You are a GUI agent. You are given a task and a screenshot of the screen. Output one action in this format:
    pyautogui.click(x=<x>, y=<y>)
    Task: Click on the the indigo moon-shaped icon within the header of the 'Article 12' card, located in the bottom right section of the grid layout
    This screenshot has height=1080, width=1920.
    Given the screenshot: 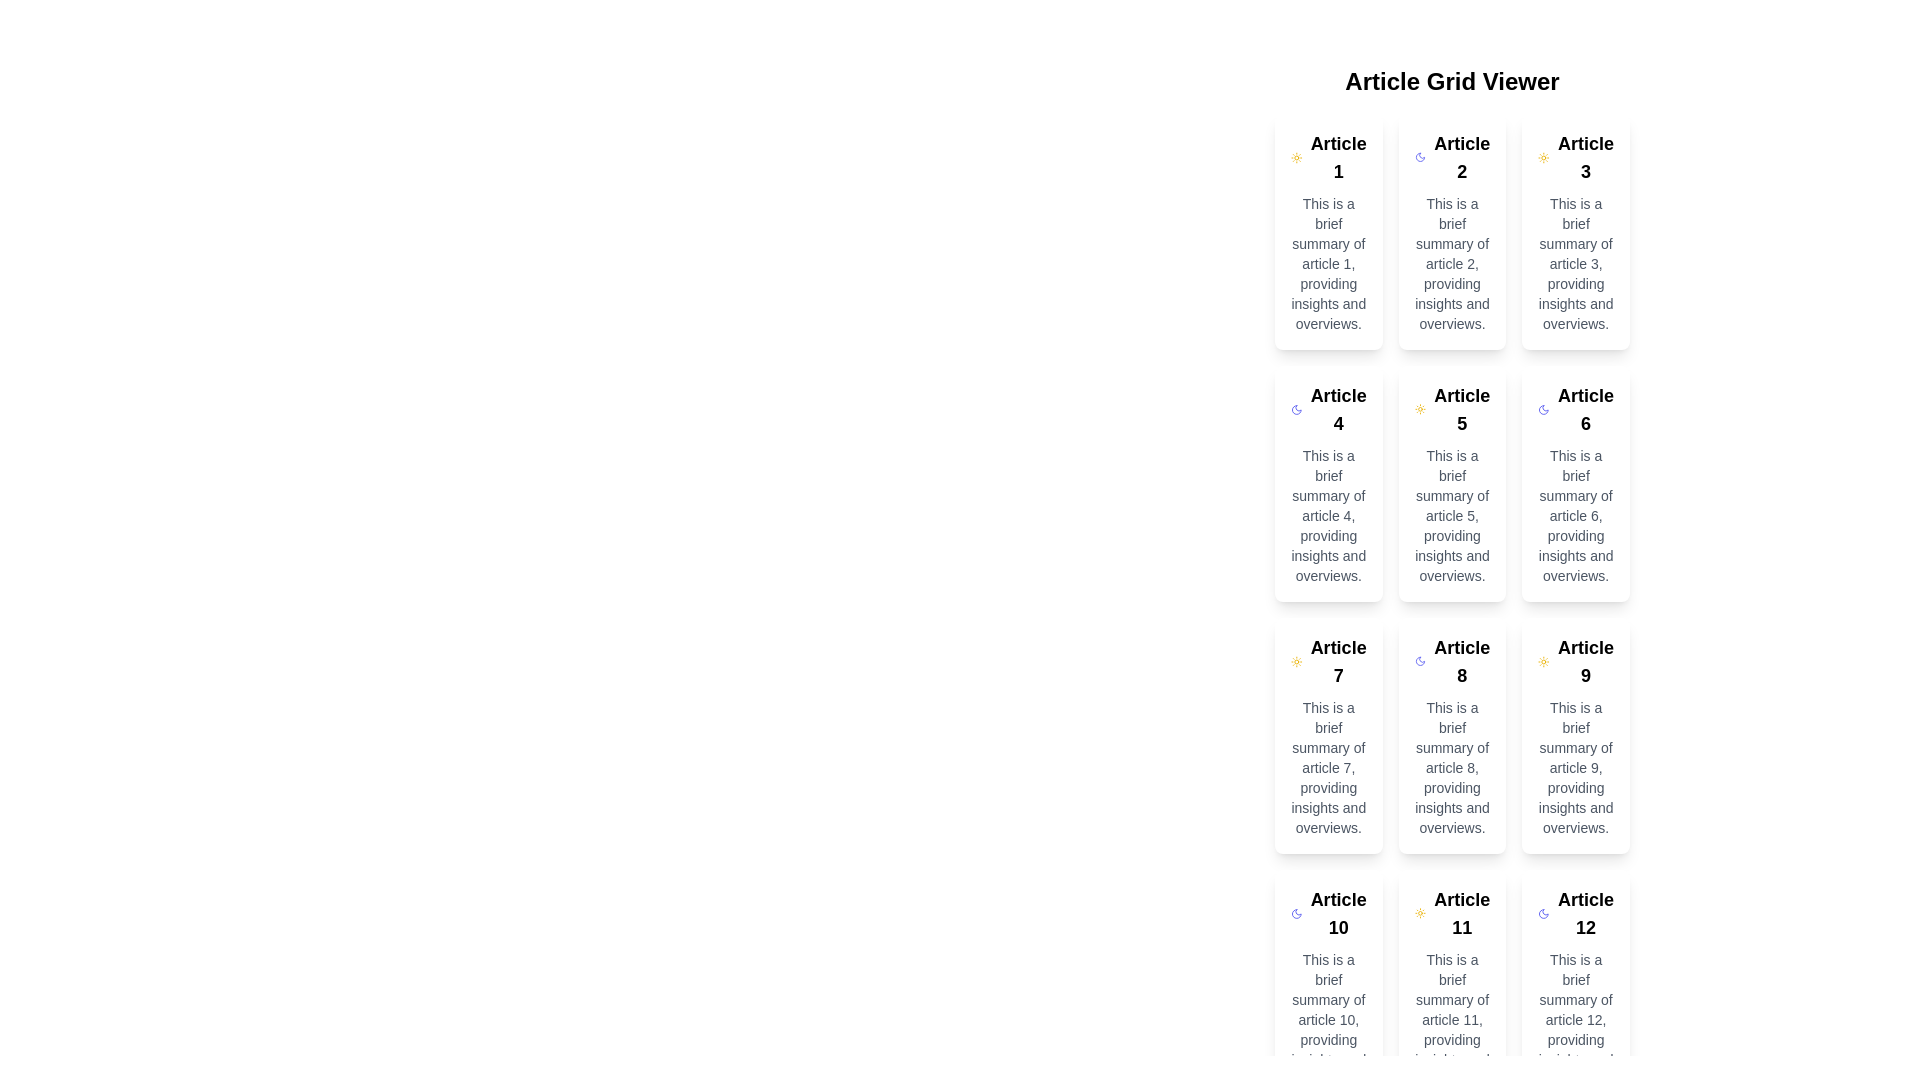 What is the action you would take?
    pyautogui.click(x=1543, y=914)
    